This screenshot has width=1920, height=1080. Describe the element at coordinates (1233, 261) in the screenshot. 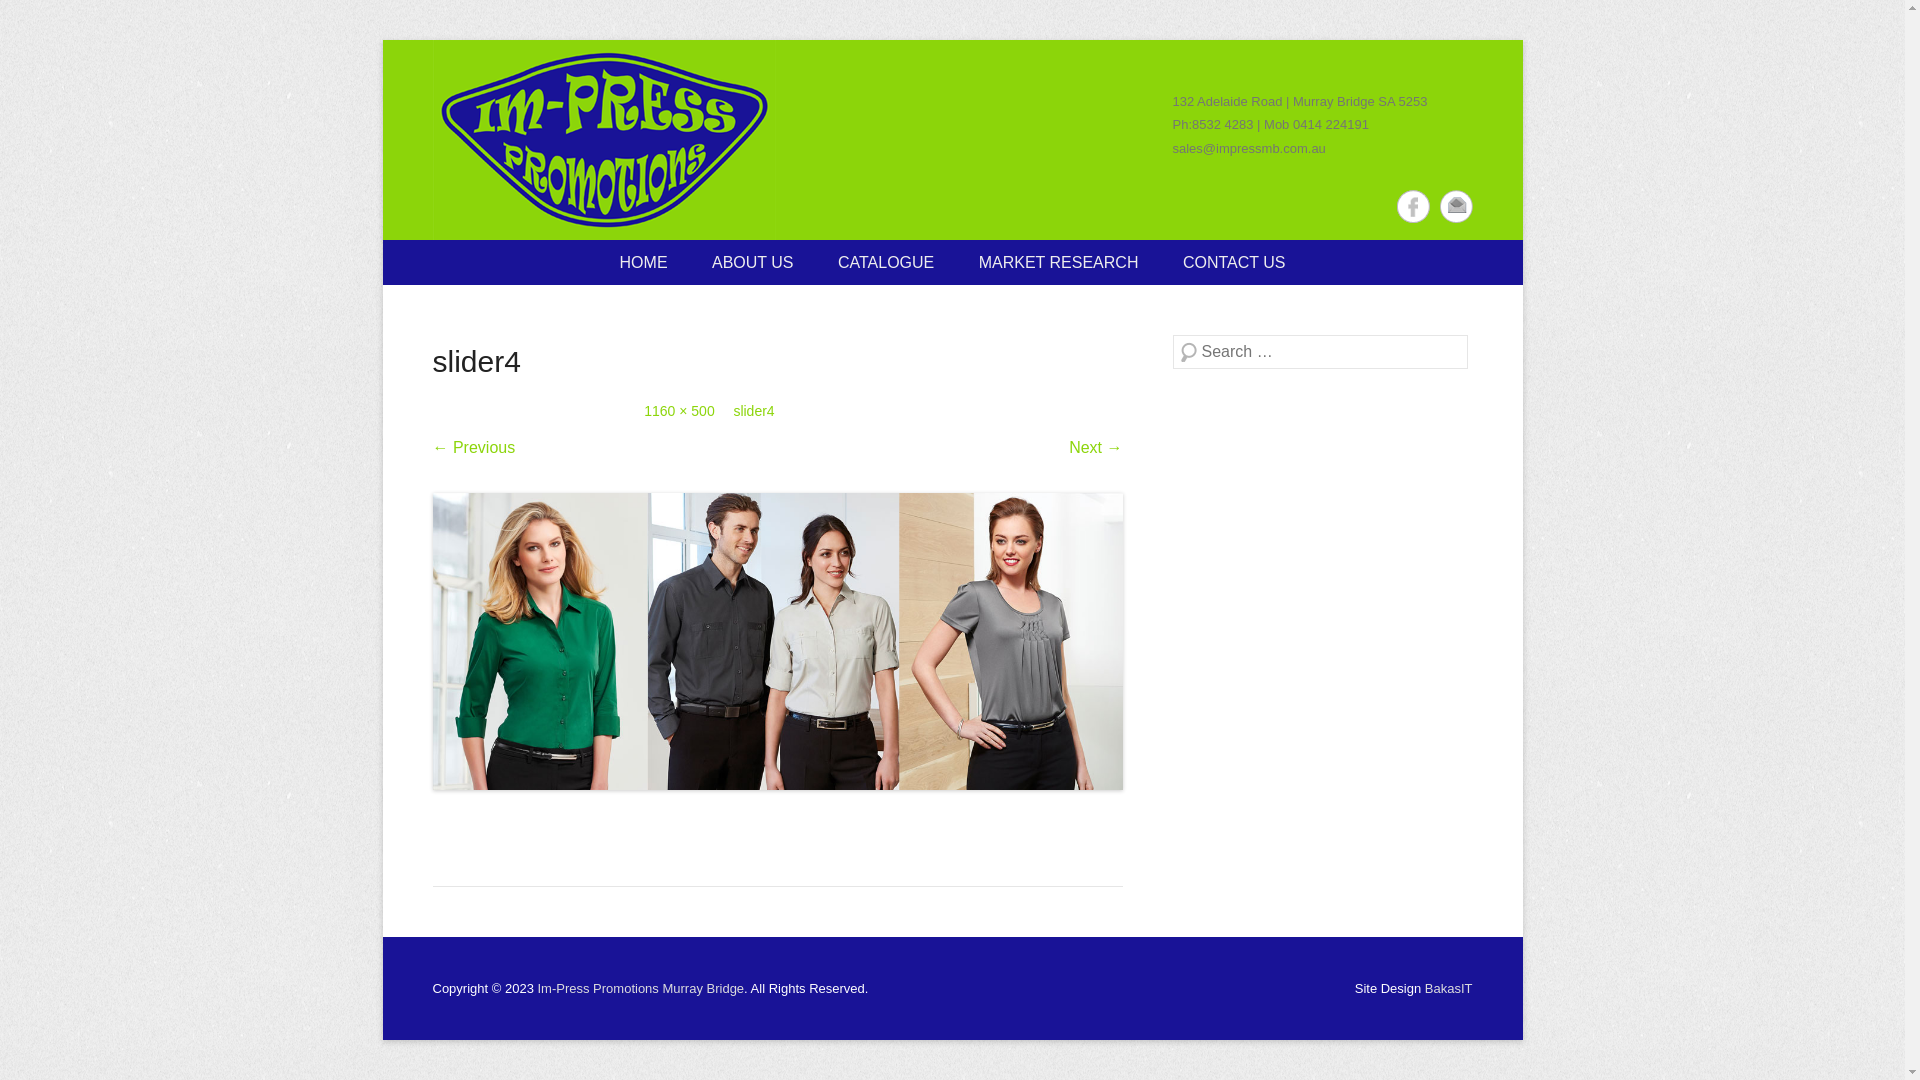

I see `'CONTACT US'` at that location.